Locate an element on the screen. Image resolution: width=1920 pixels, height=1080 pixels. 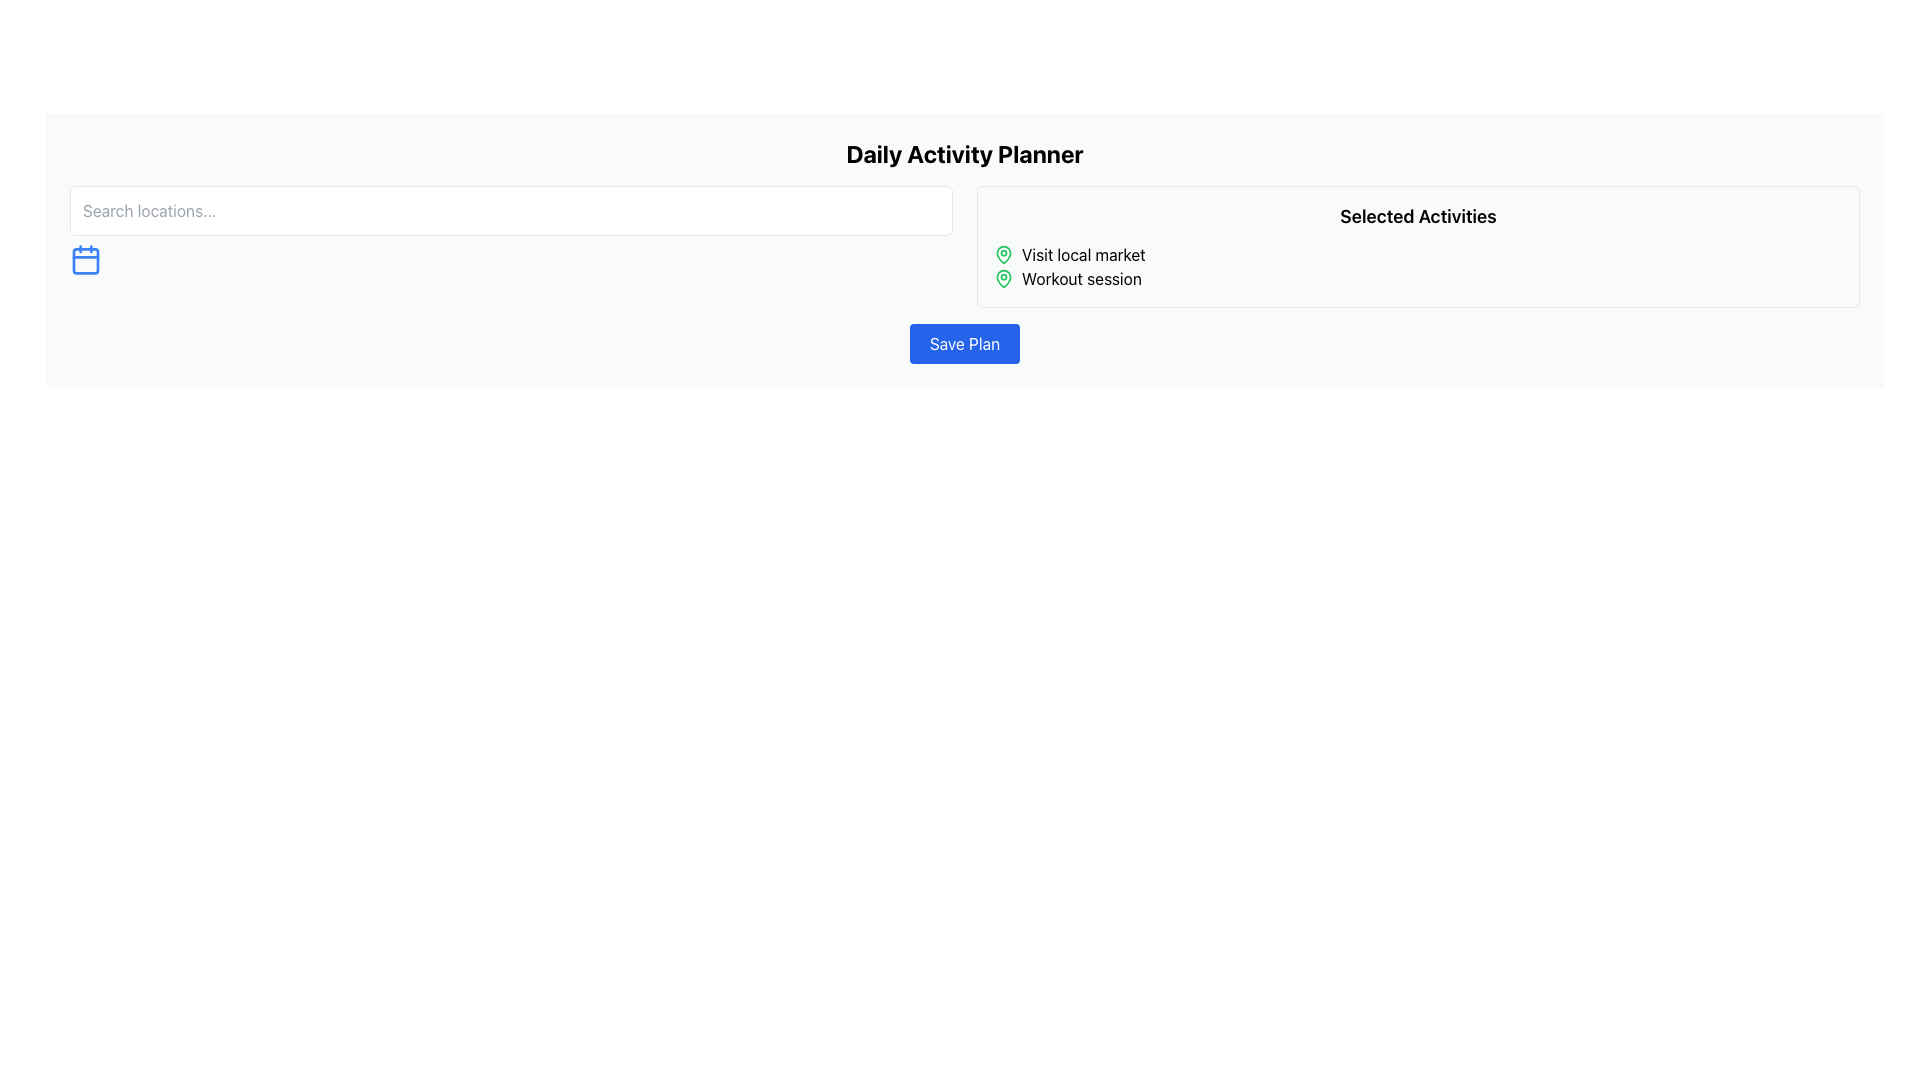
the green pin icon located to the left of the text 'Workout session' to interact with its functionality is located at coordinates (1003, 278).